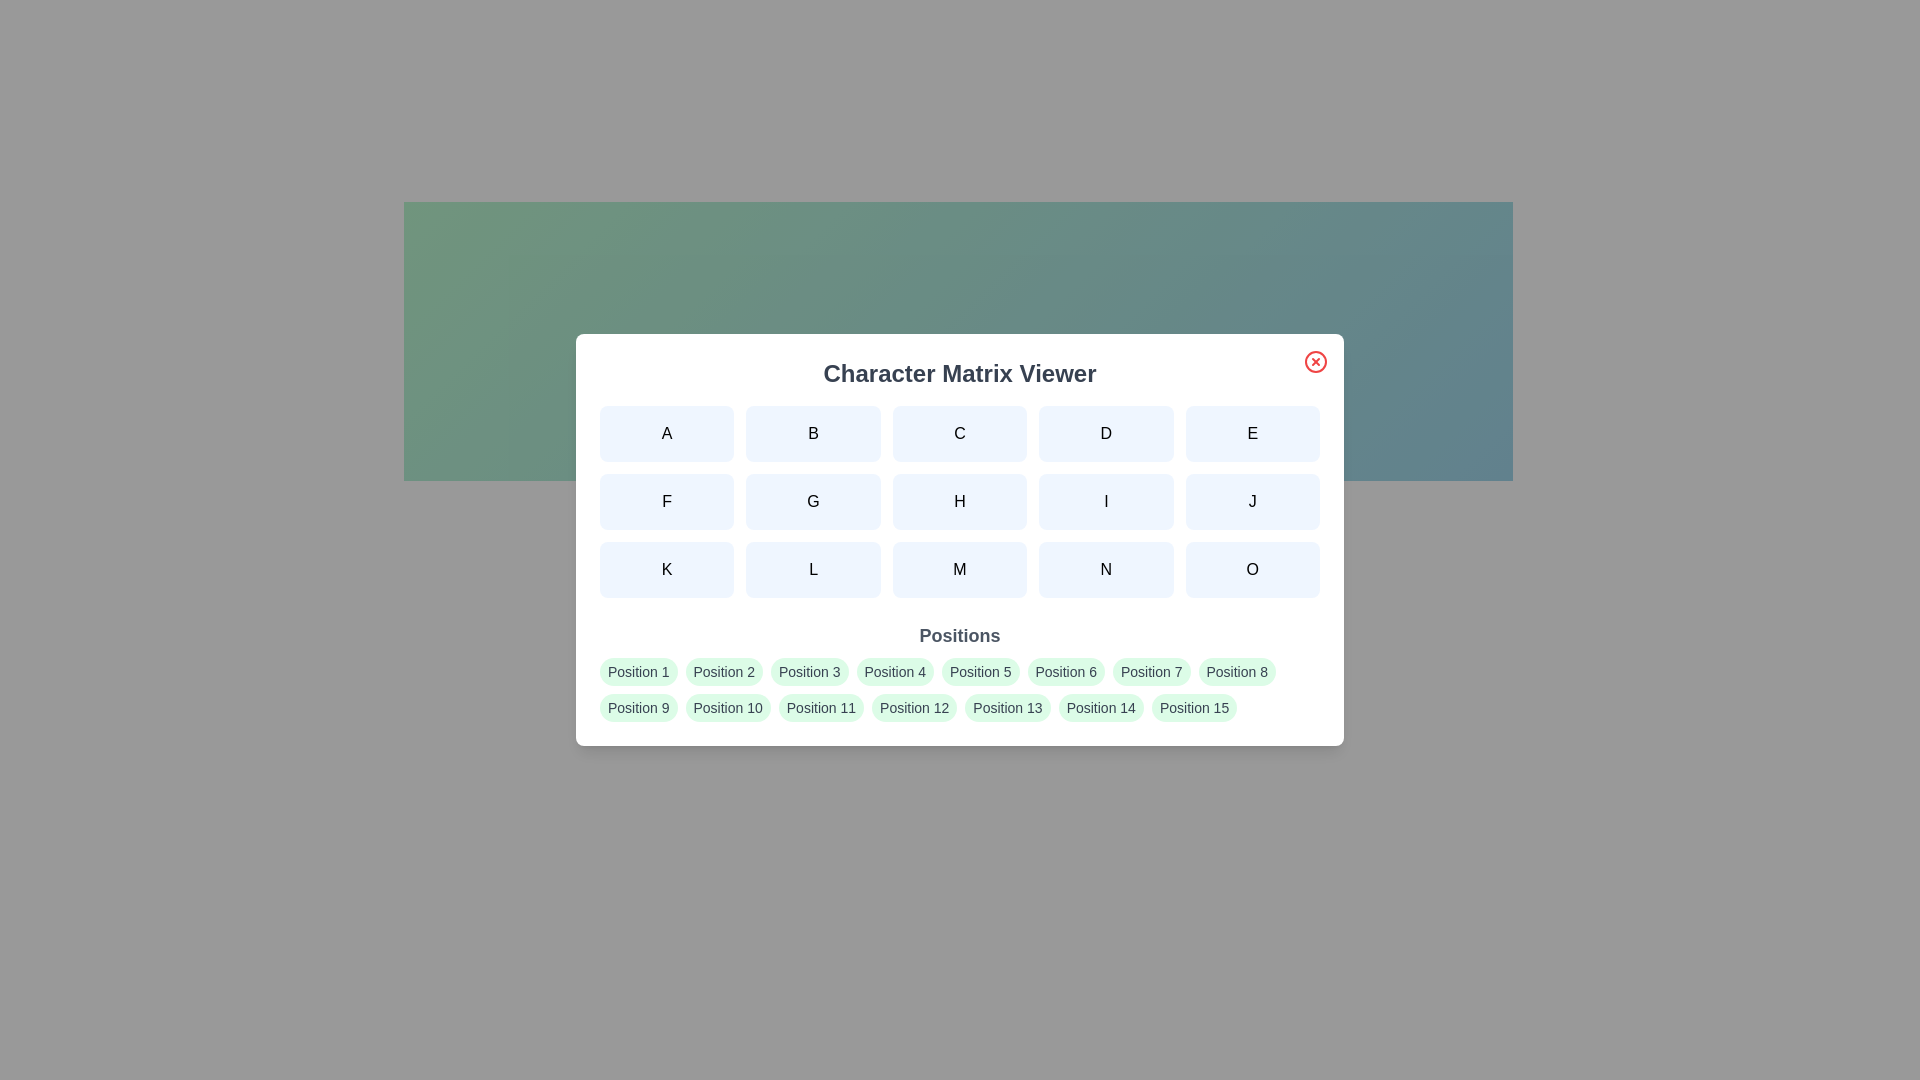 The image size is (1920, 1080). What do you see at coordinates (812, 433) in the screenshot?
I see `the character button labeled B` at bounding box center [812, 433].